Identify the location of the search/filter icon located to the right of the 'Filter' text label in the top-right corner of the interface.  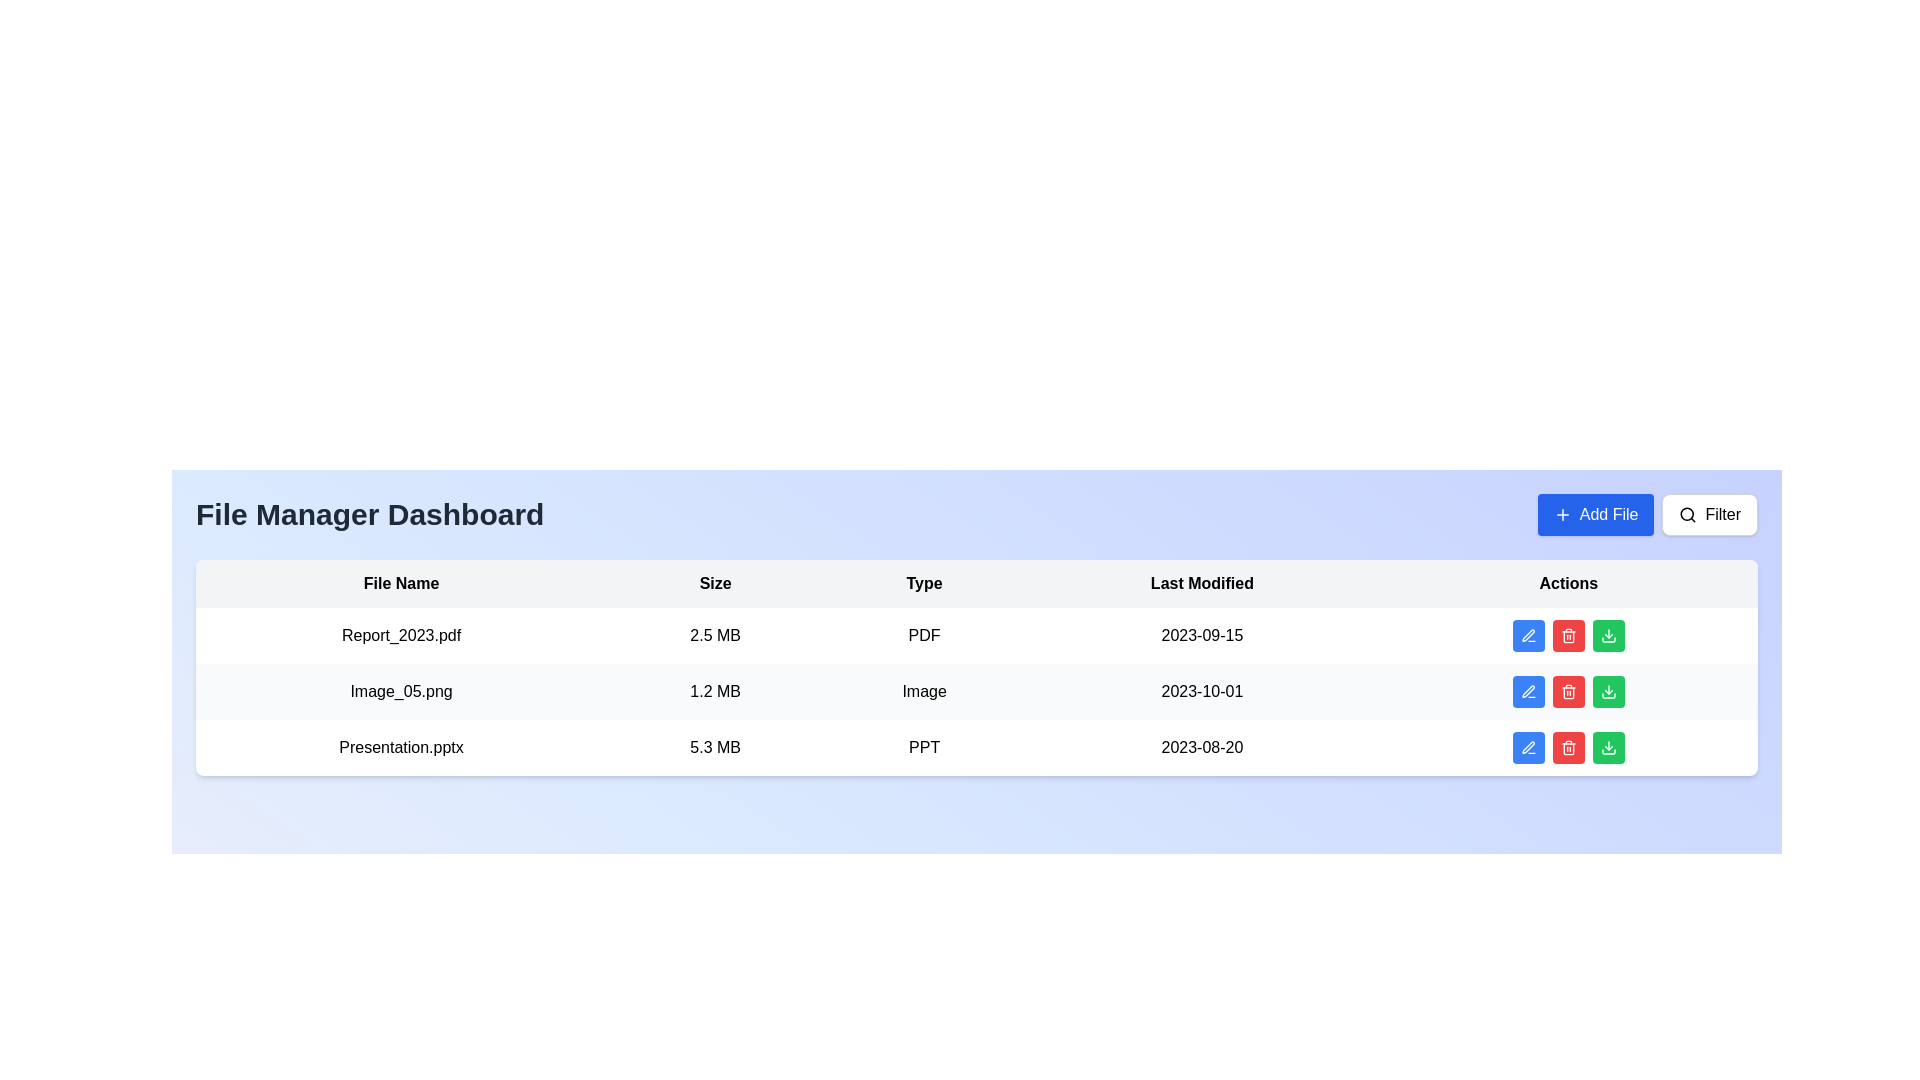
(1687, 514).